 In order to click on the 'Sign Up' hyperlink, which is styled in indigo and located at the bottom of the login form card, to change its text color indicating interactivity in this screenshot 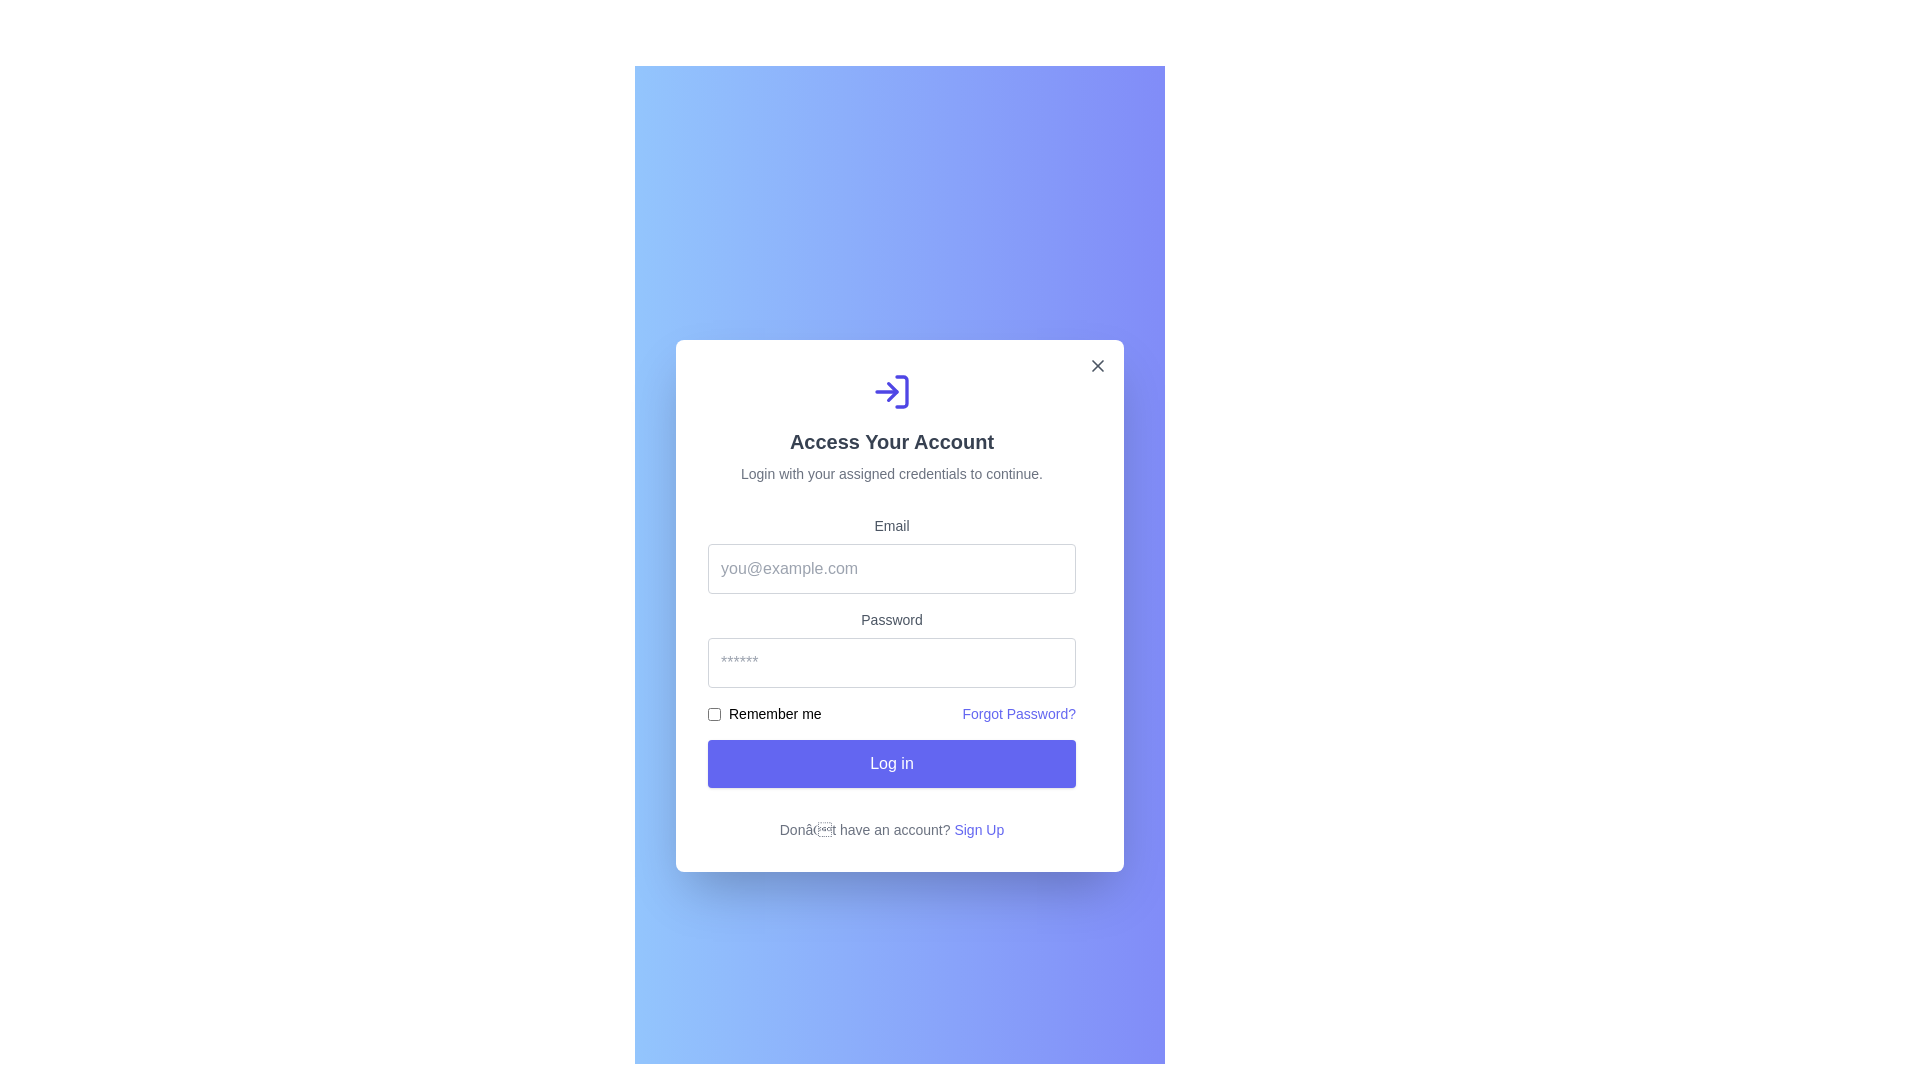, I will do `click(979, 829)`.